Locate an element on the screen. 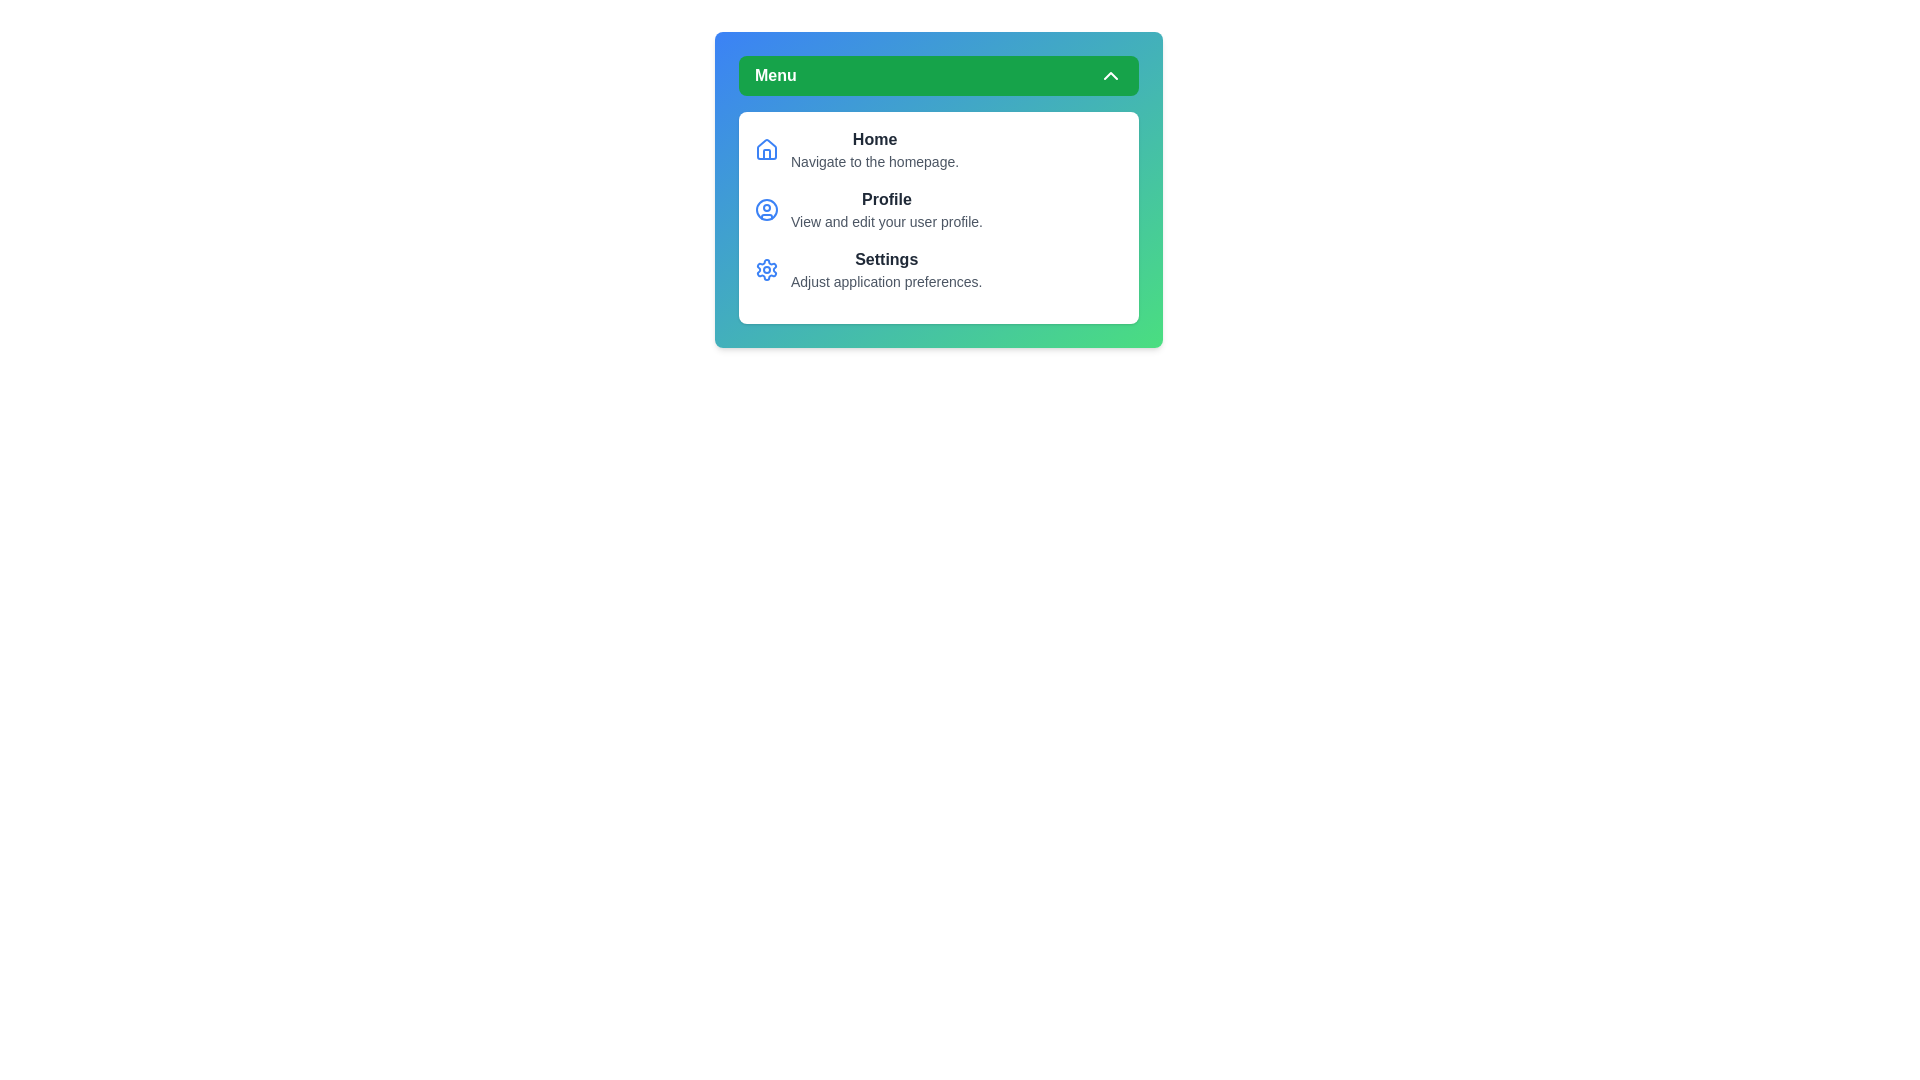 Image resolution: width=1920 pixels, height=1080 pixels. the menu item Profile to view its description is located at coordinates (886, 200).